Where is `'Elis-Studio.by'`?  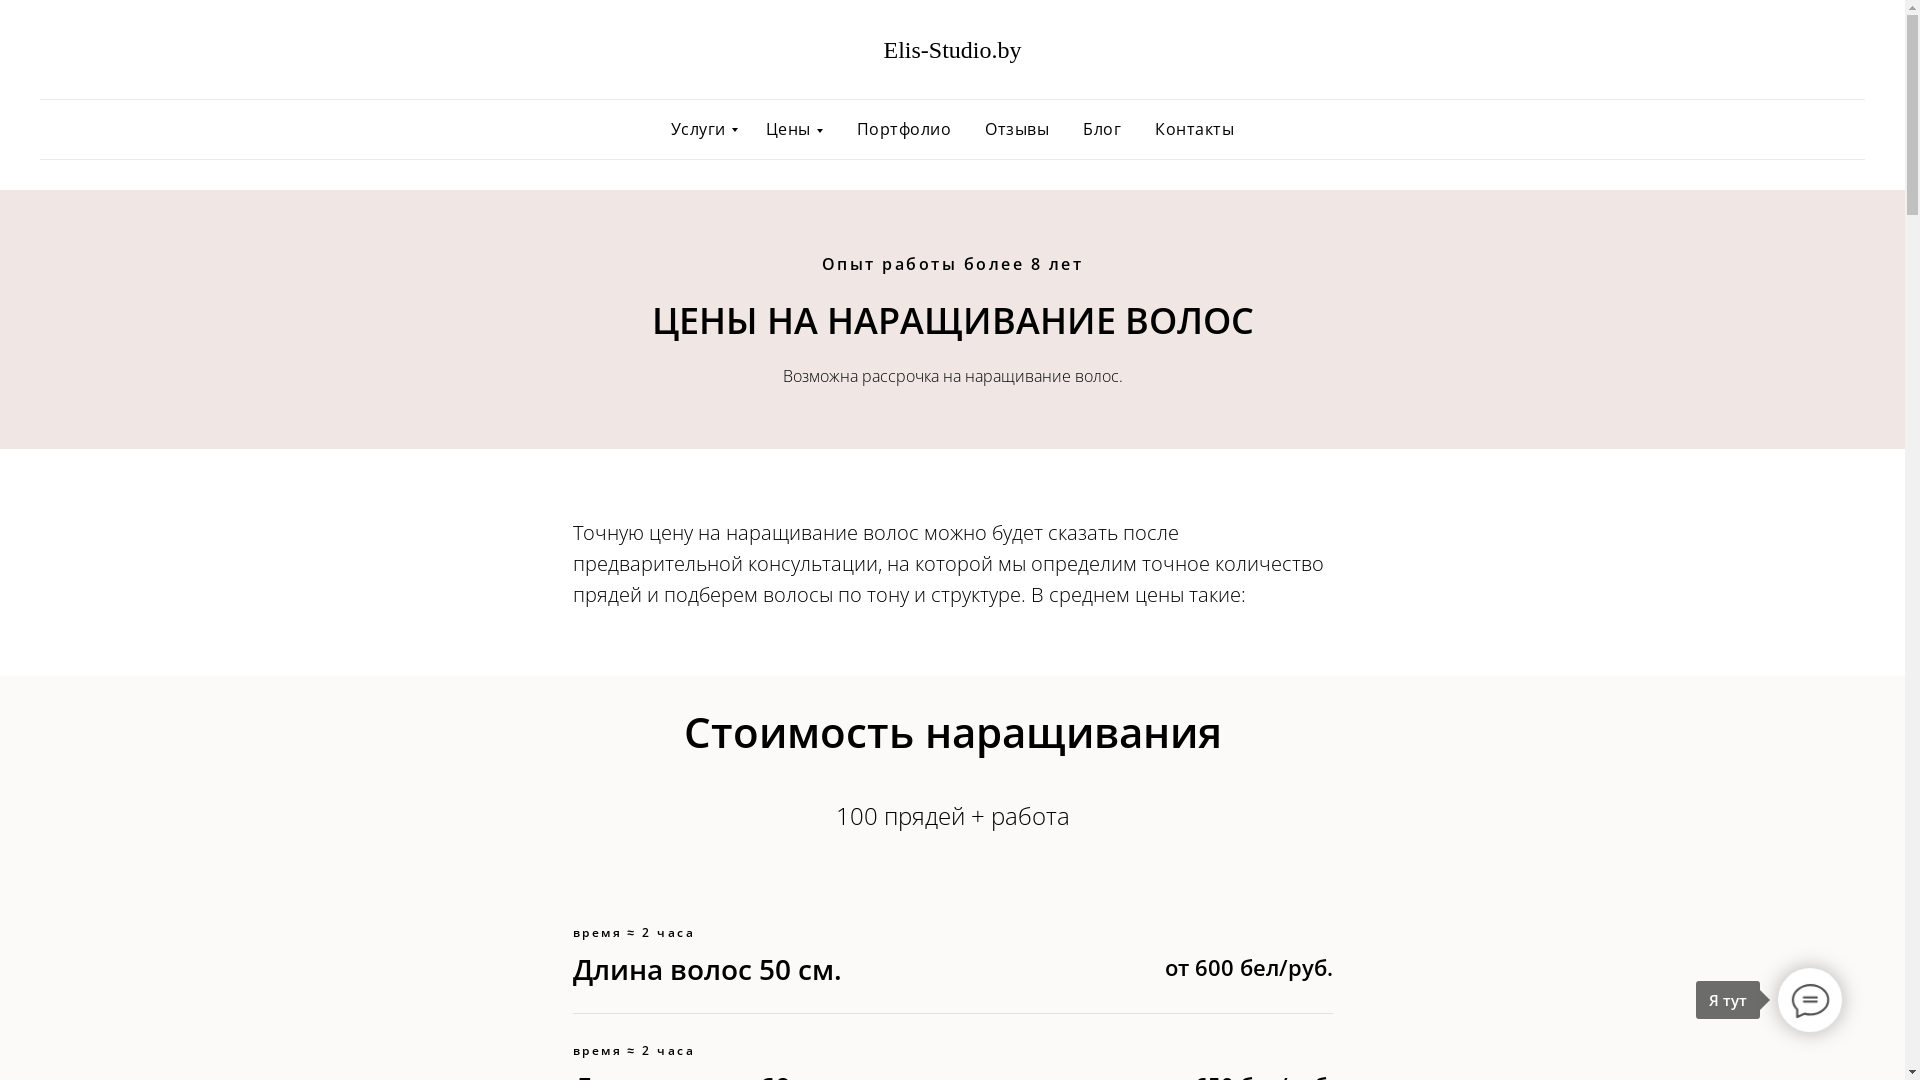
'Elis-Studio.by' is located at coordinates (882, 51).